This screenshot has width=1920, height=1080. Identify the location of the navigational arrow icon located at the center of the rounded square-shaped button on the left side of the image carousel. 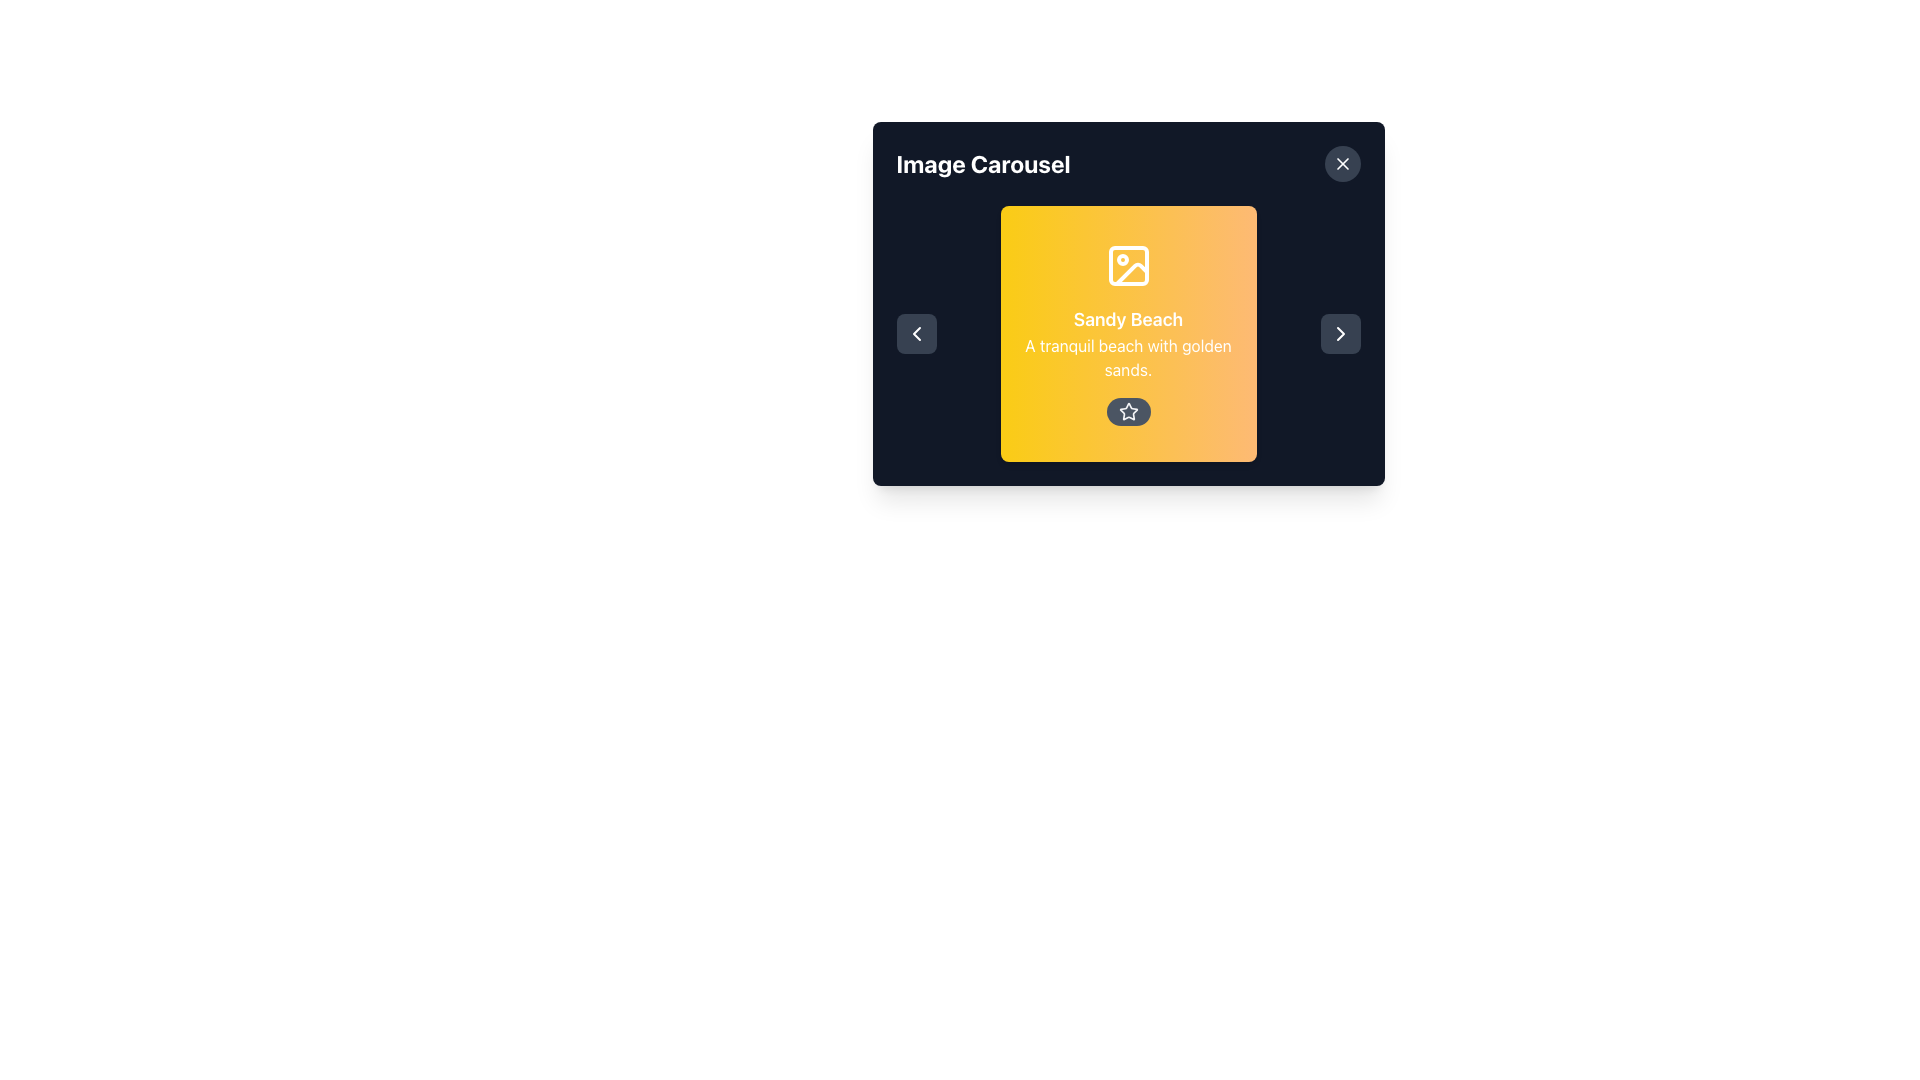
(915, 333).